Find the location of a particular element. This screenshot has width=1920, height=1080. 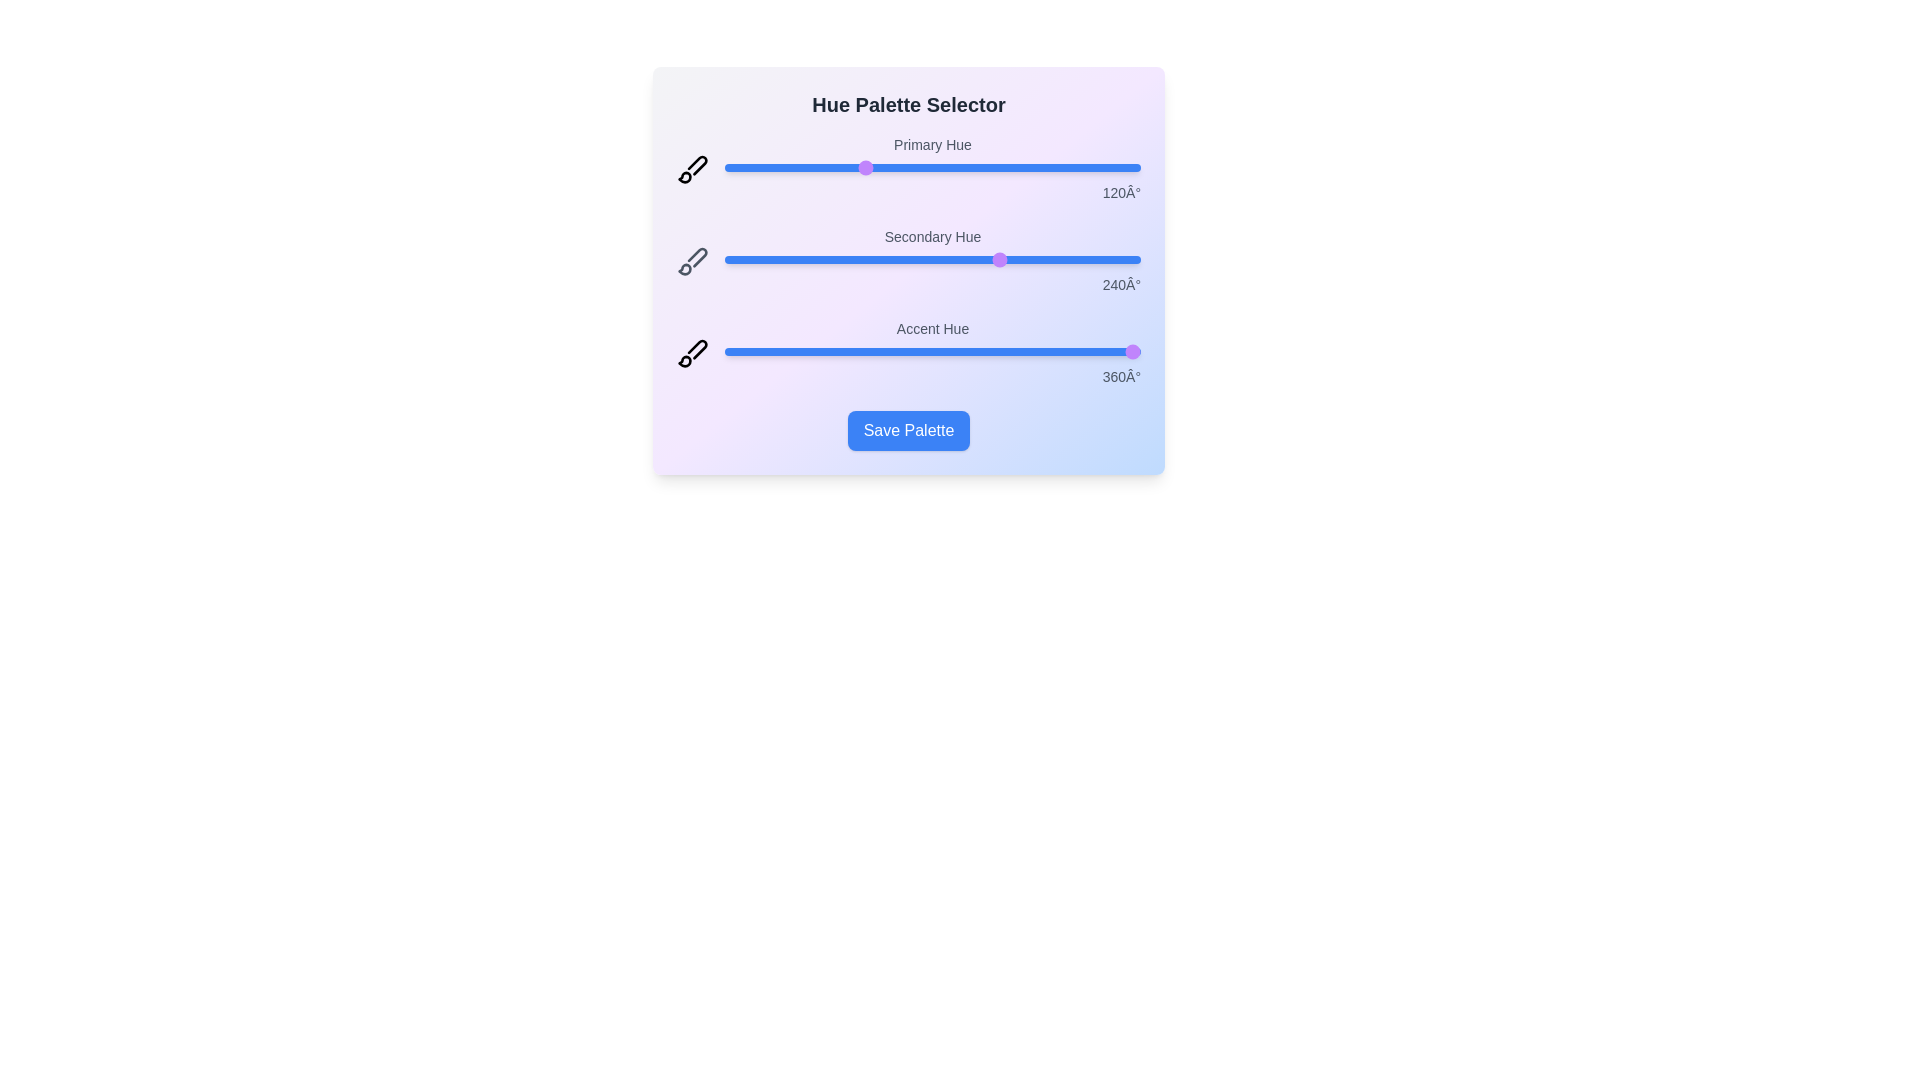

the 'Accent Hue' slider to 353 degrees is located at coordinates (1132, 350).